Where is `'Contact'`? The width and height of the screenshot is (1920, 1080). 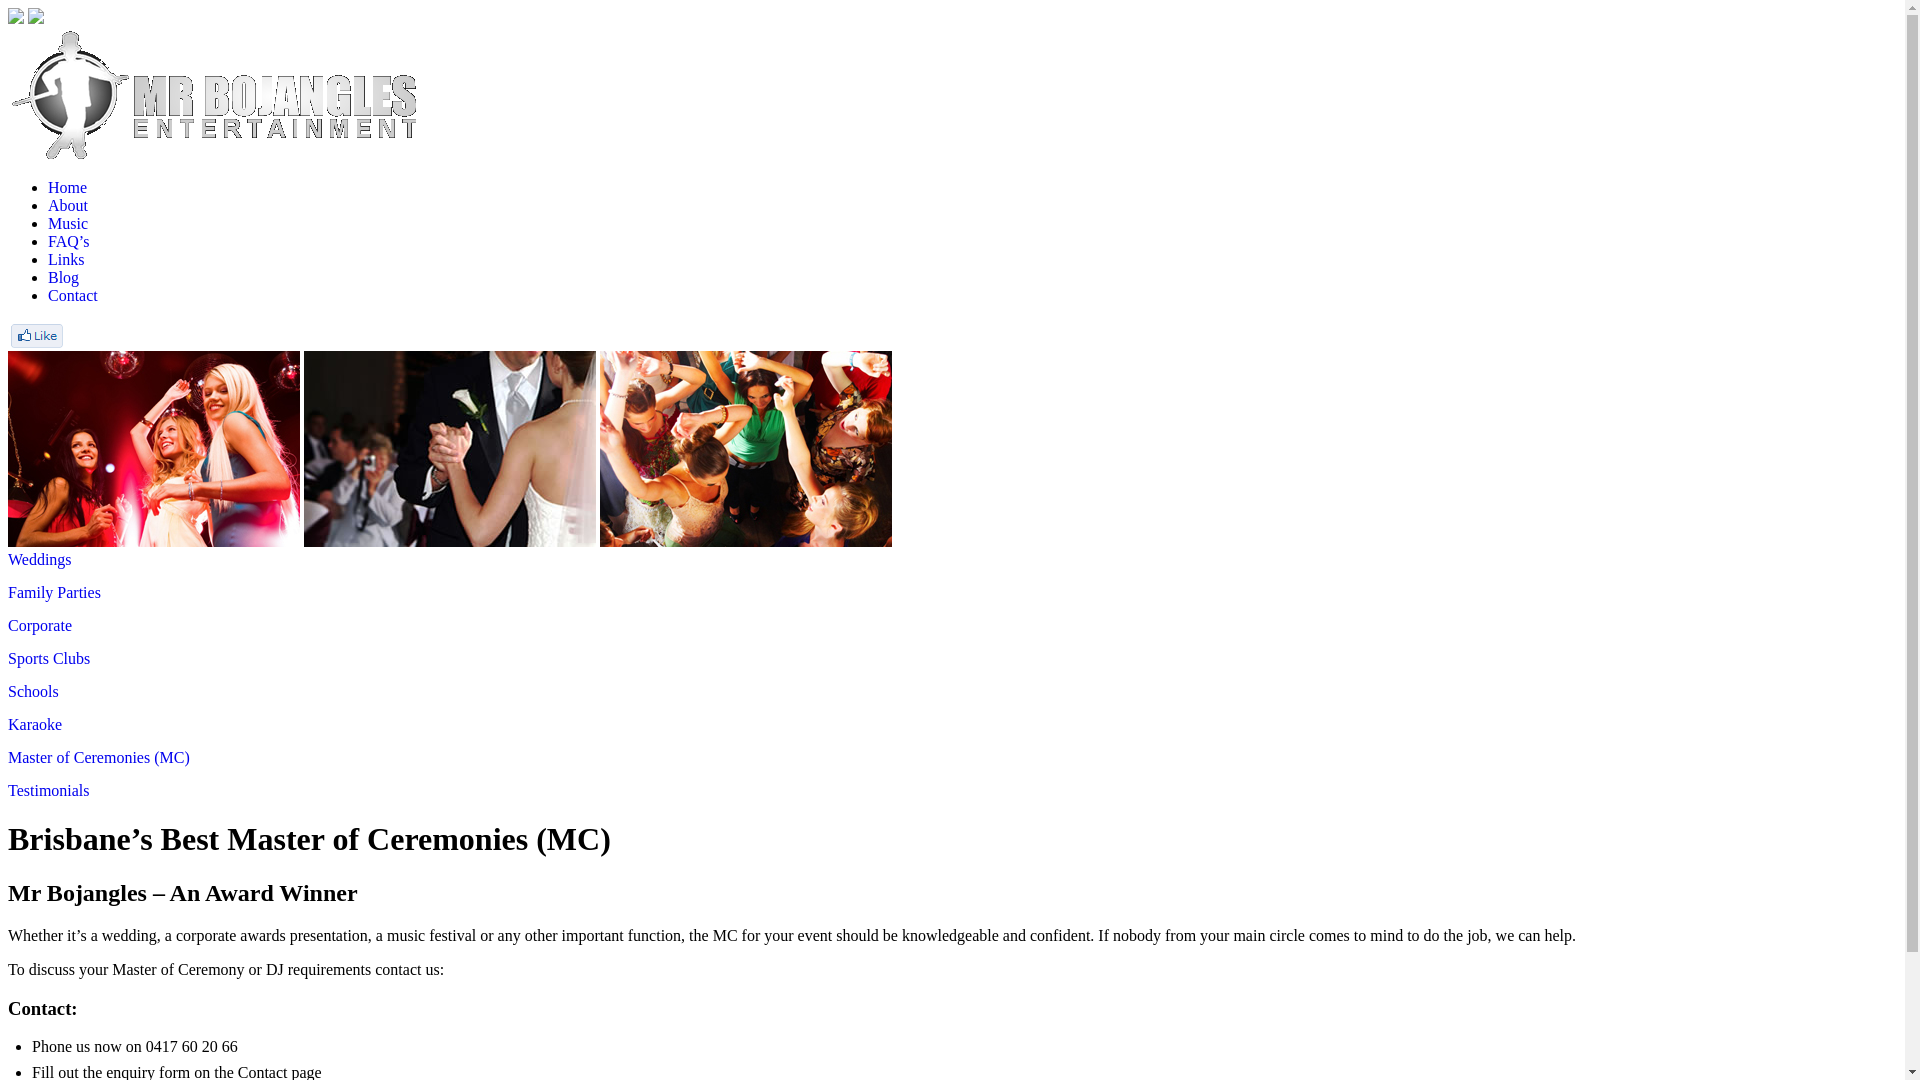 'Contact' is located at coordinates (72, 295).